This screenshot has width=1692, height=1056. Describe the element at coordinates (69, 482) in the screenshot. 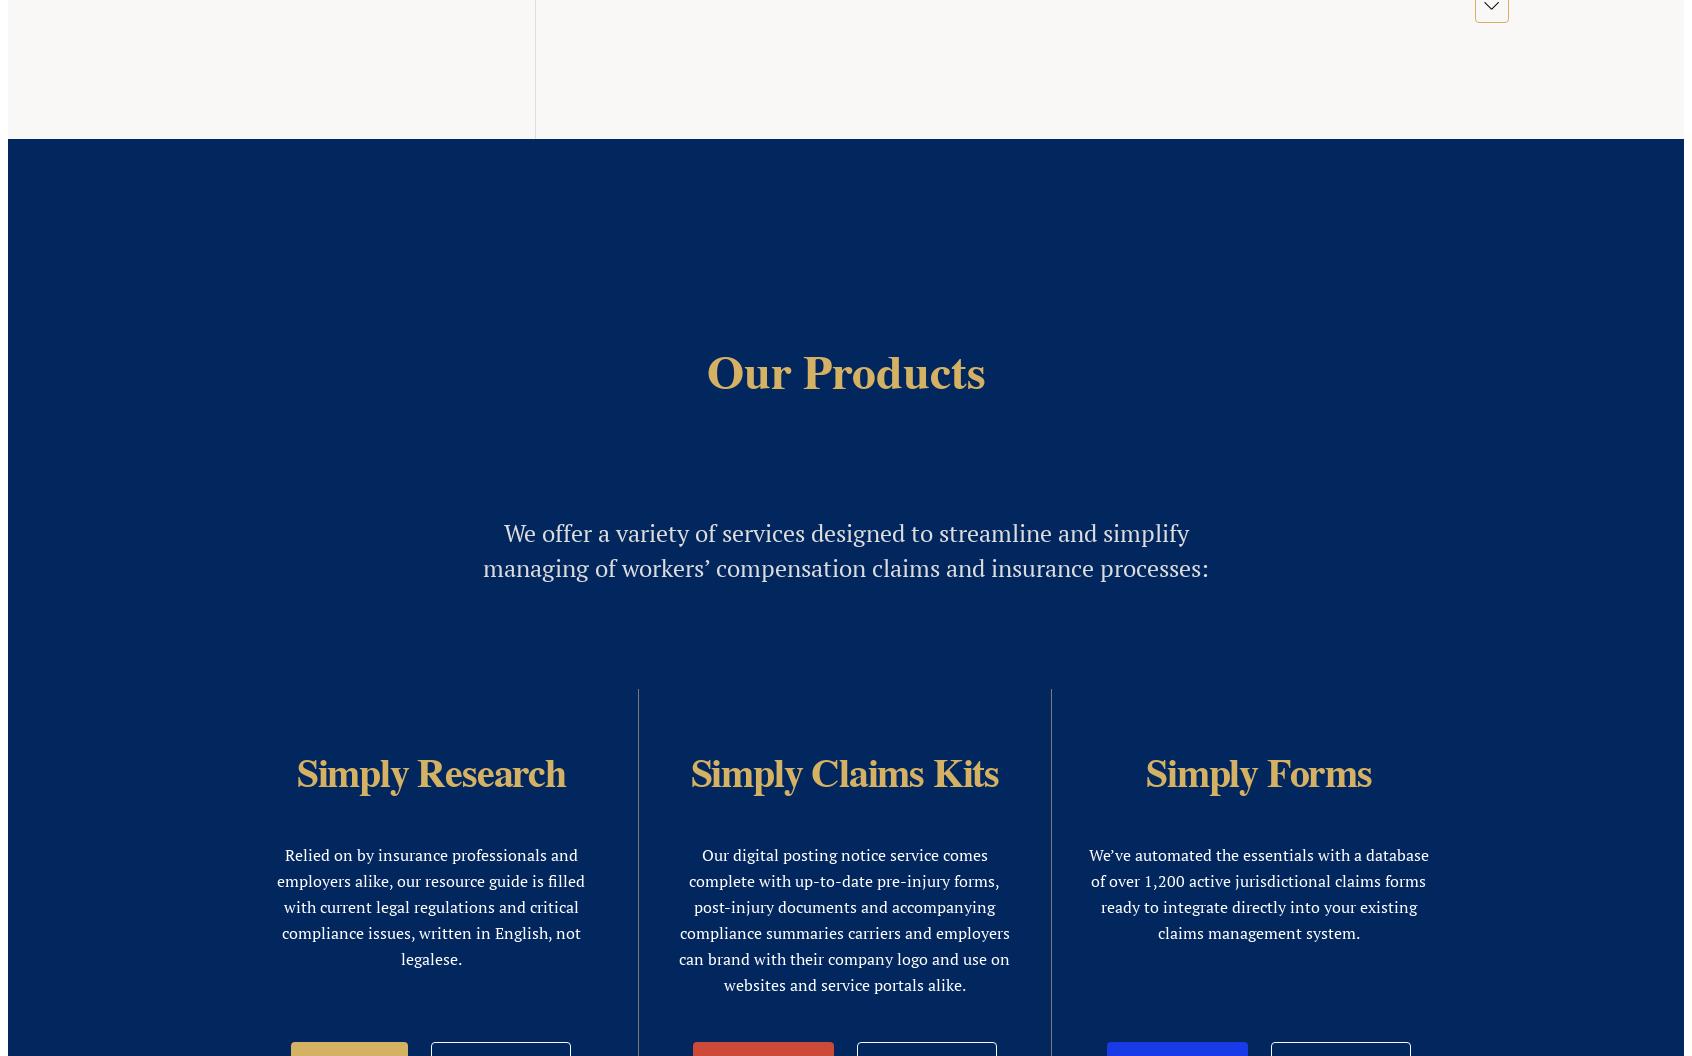

I see `'+1 (866) 927-2667'` at that location.